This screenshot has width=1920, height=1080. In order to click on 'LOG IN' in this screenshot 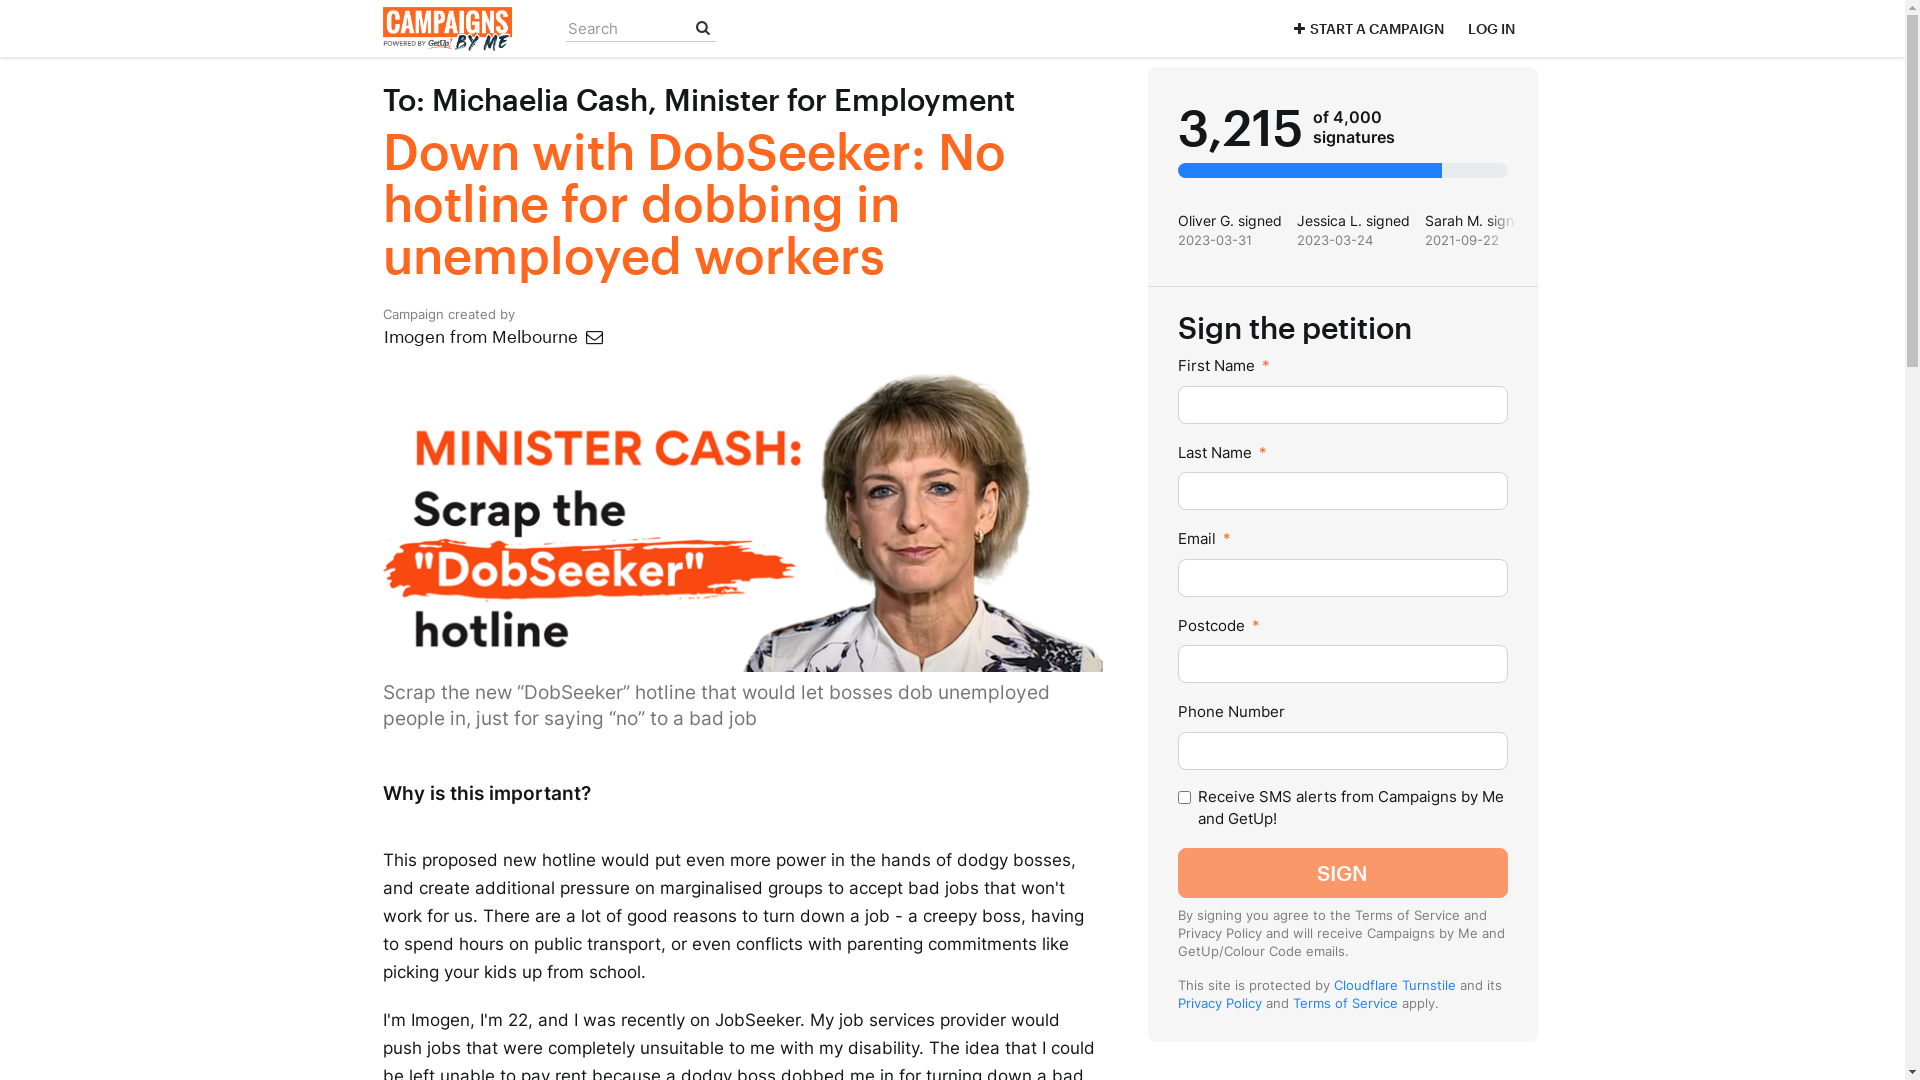, I will do `click(1491, 28)`.